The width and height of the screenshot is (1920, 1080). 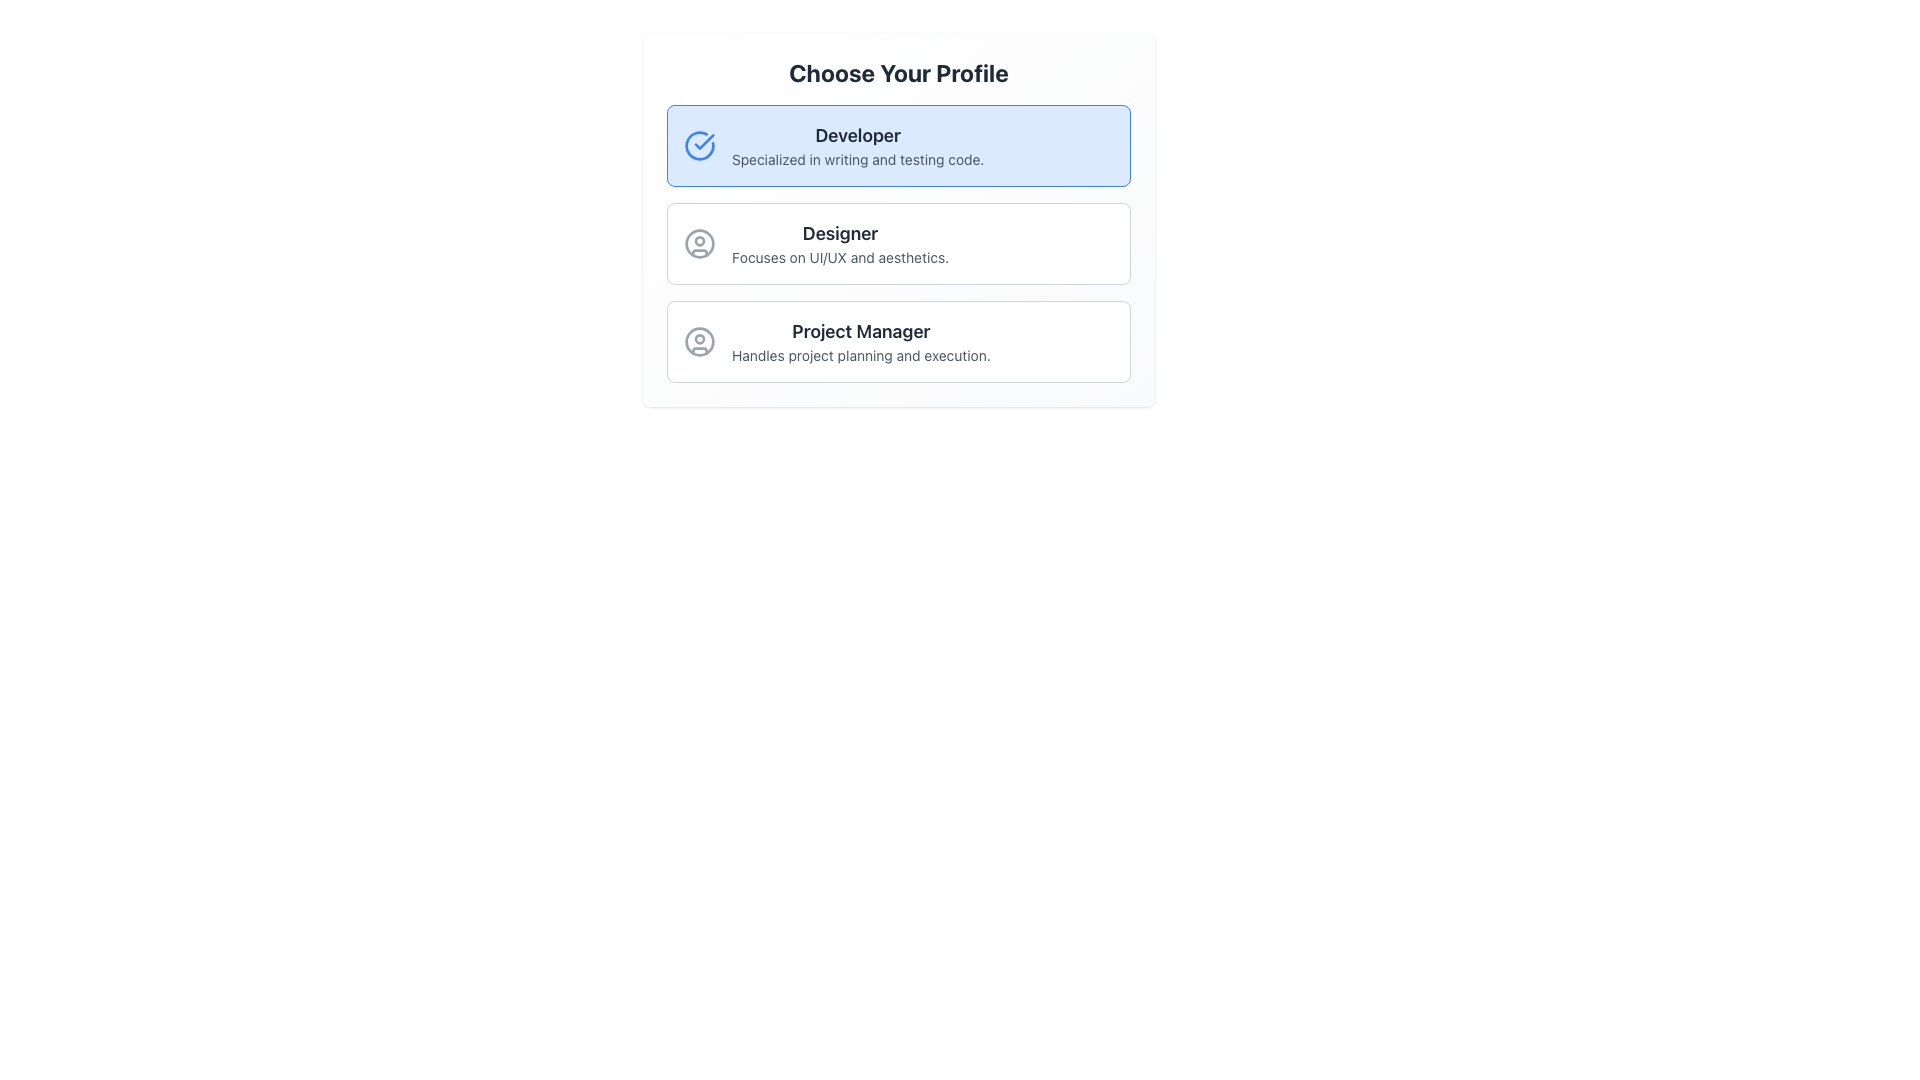 I want to click on the circular gray profile icon representing a user, which is located to the left of the text 'Designer' and 'Focuses on UI/UX and aesthetics.', so click(x=700, y=242).